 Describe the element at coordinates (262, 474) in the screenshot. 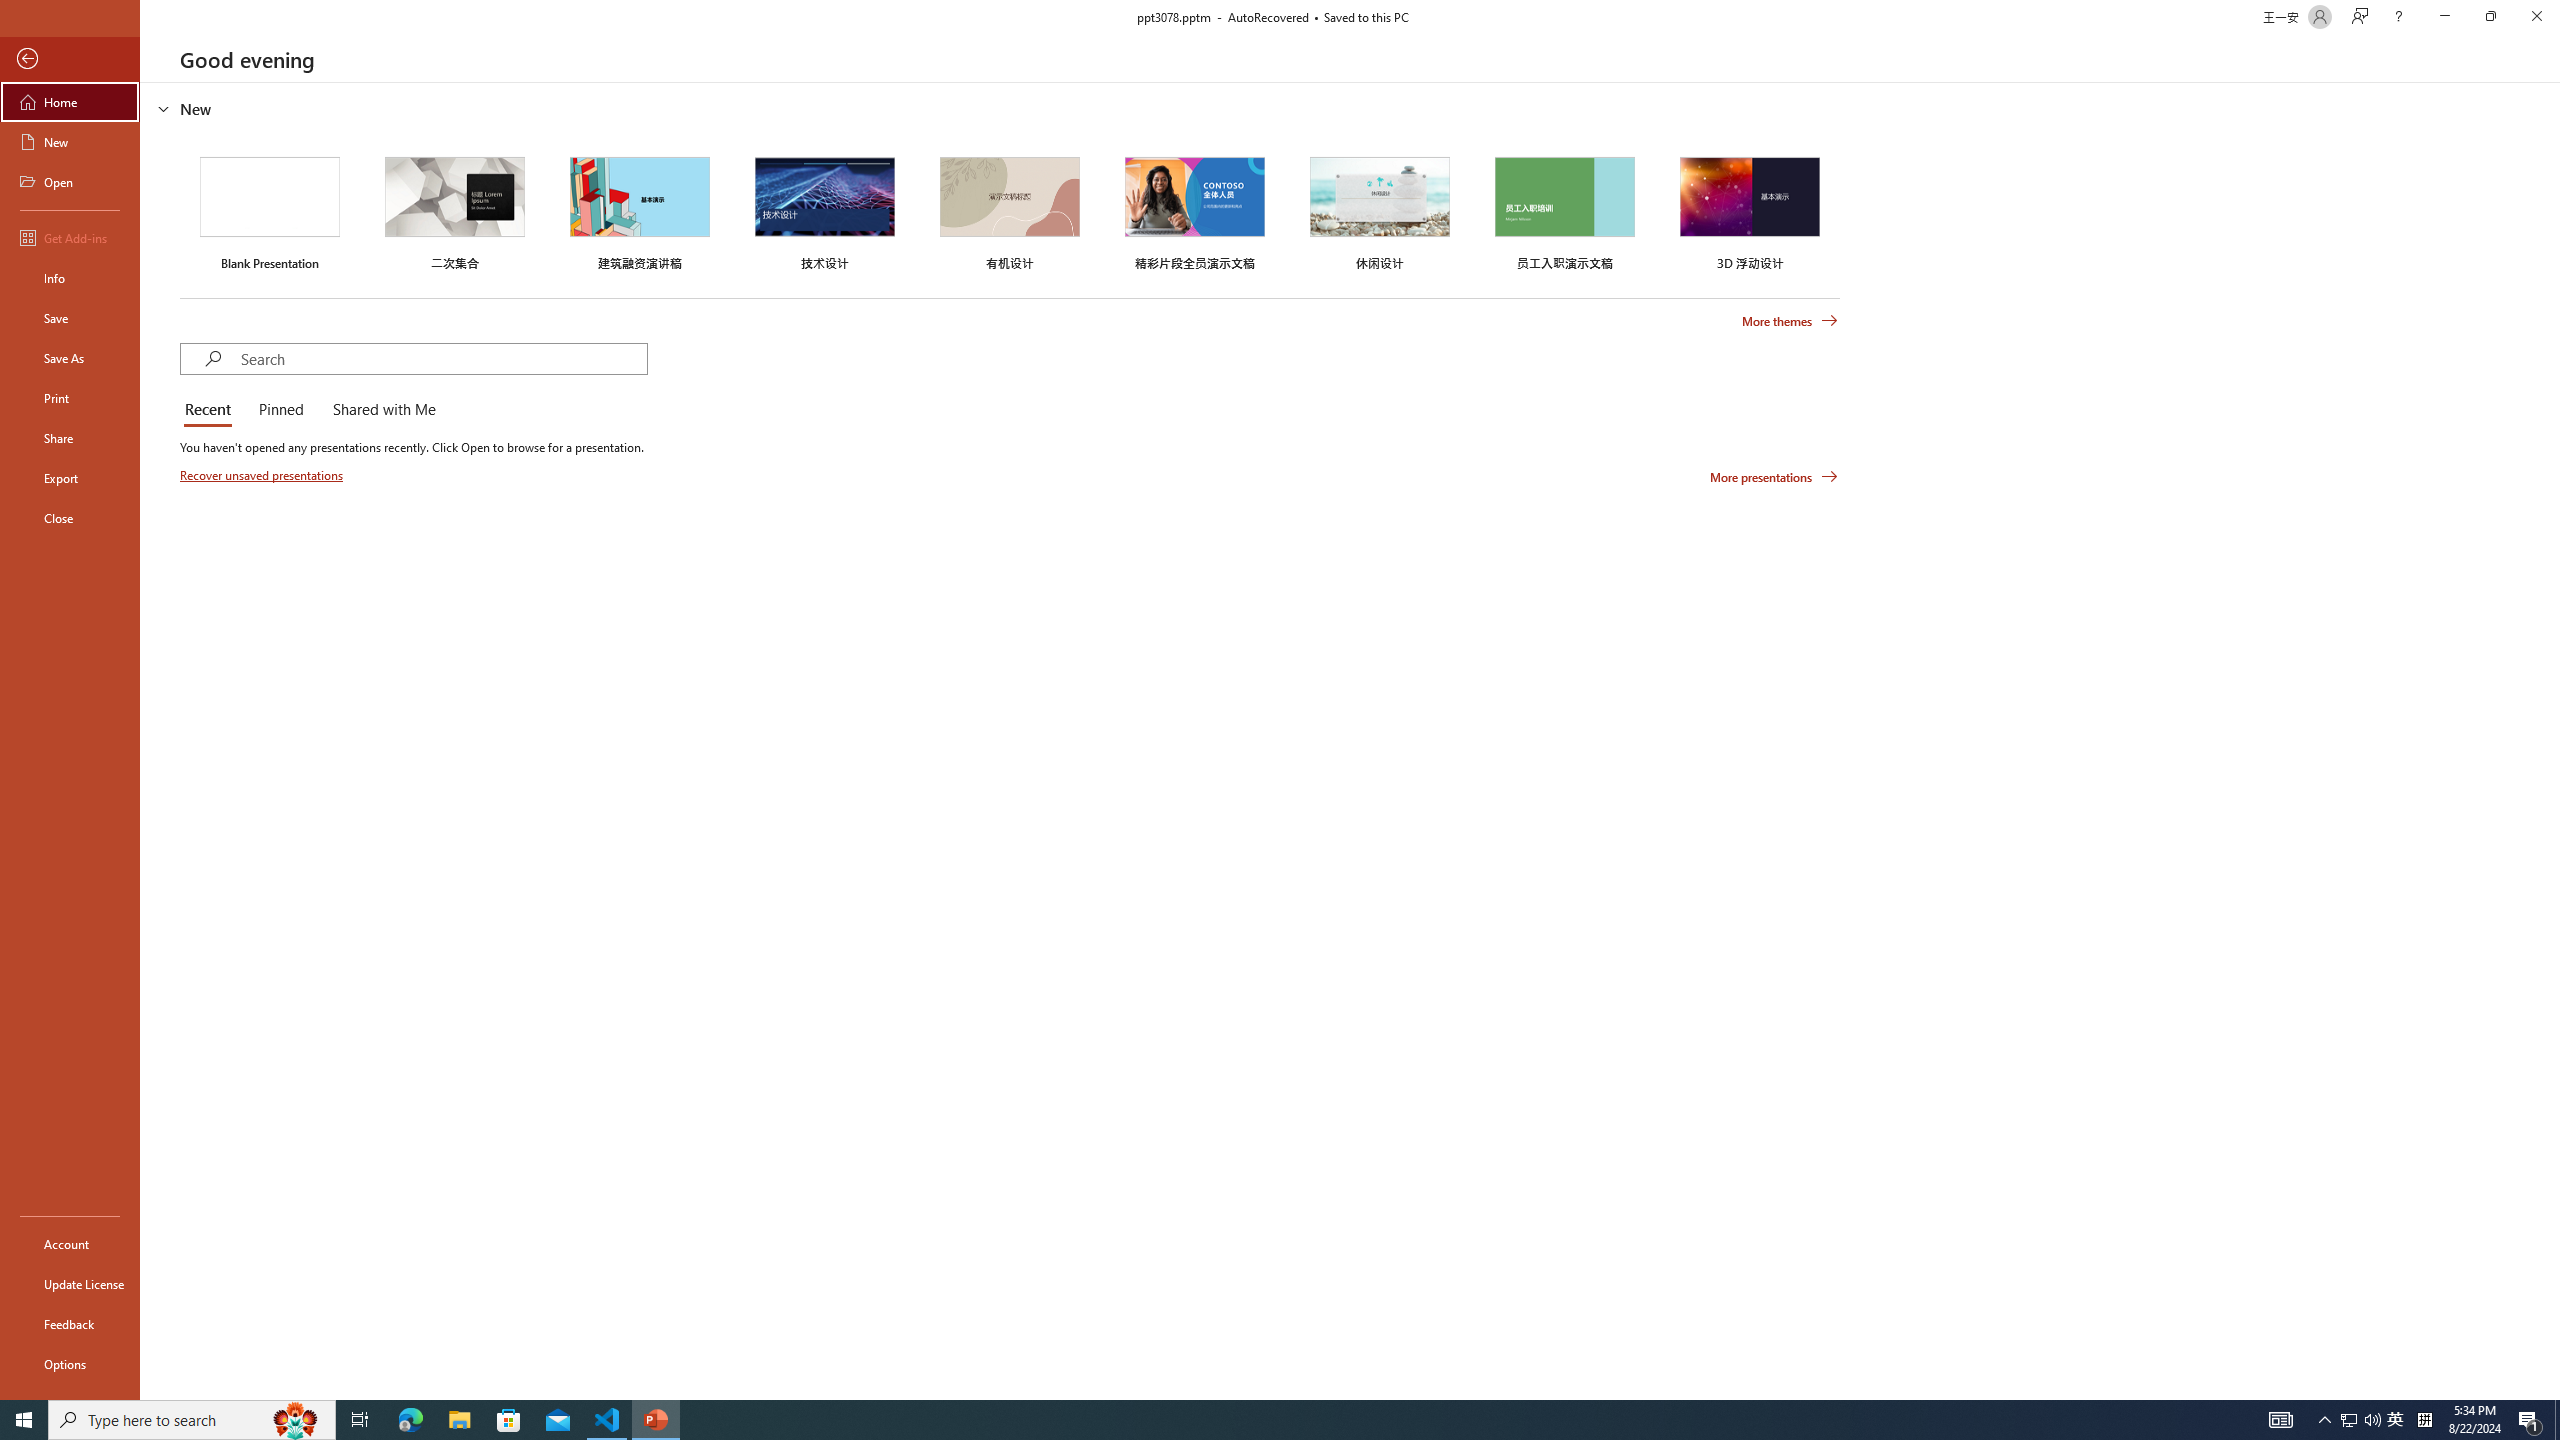

I see `'Recover unsaved presentations'` at that location.